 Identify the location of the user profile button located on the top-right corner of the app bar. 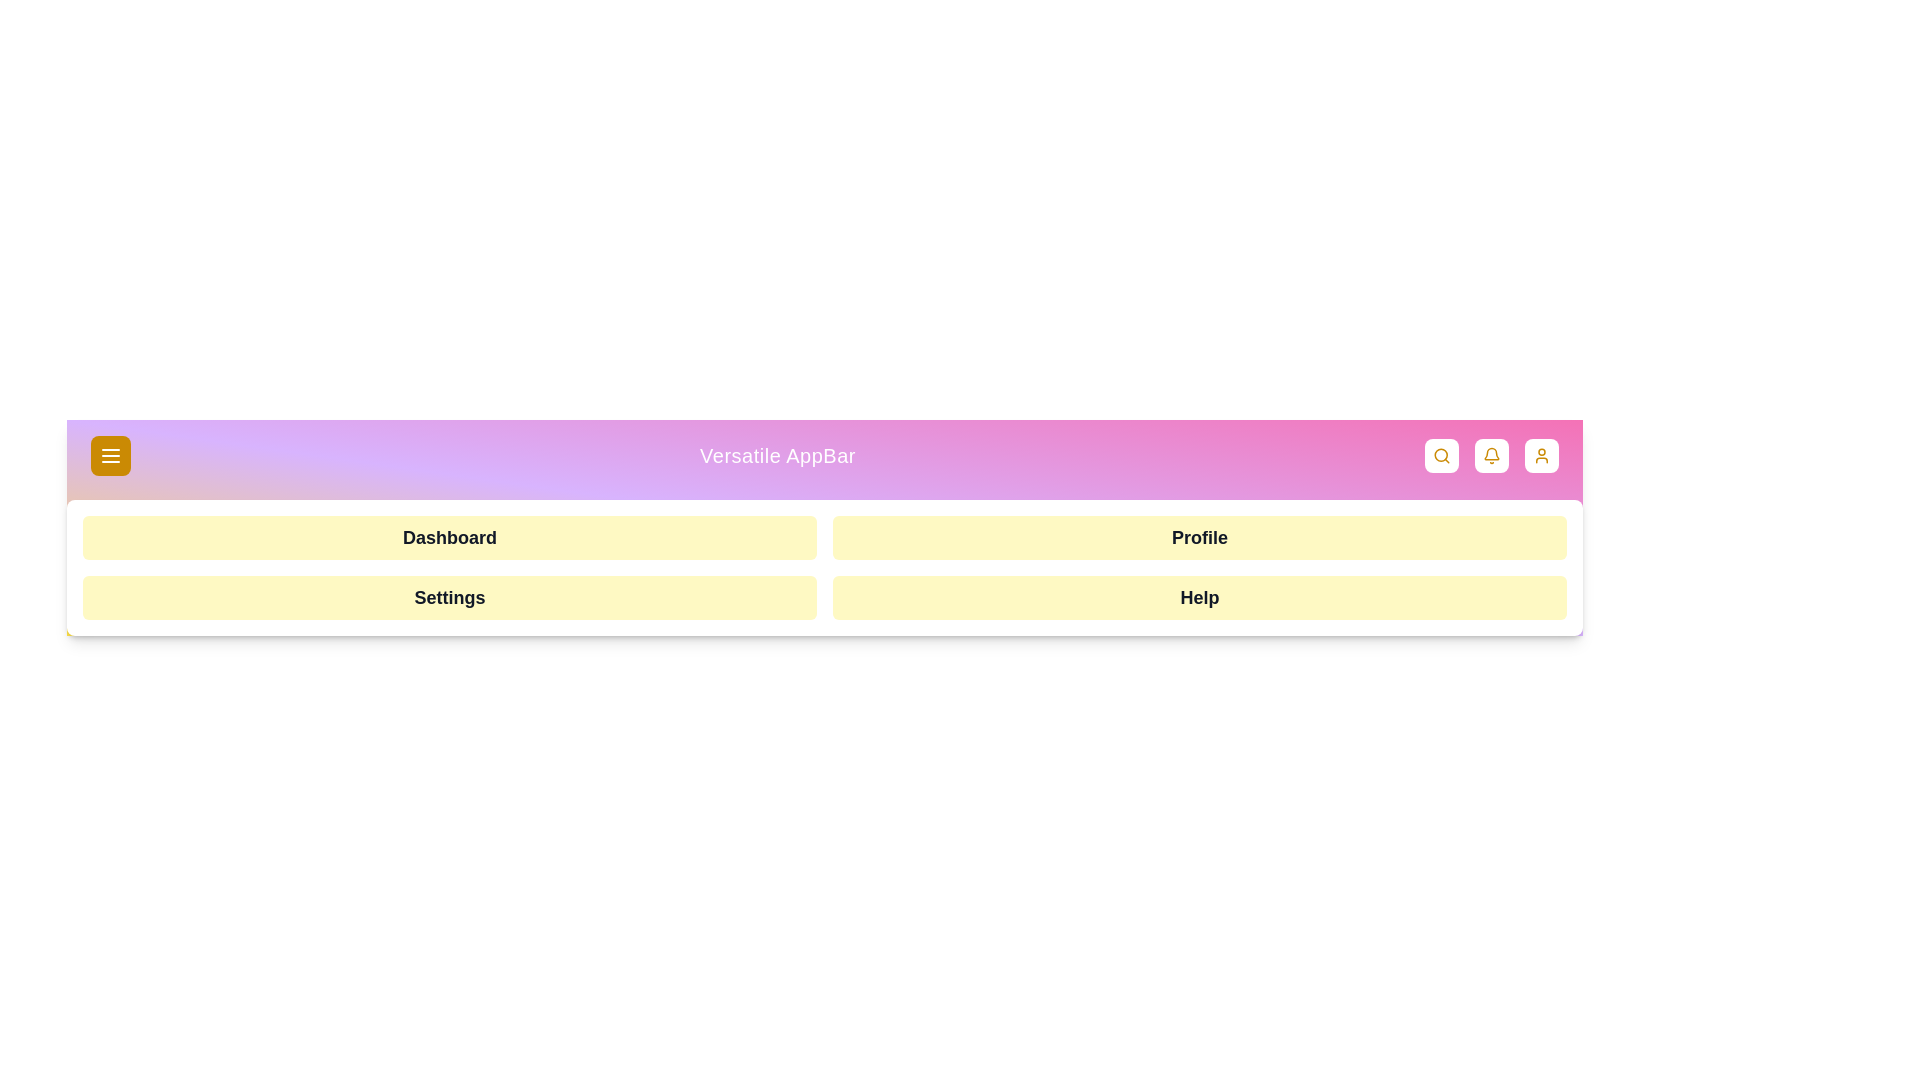
(1540, 455).